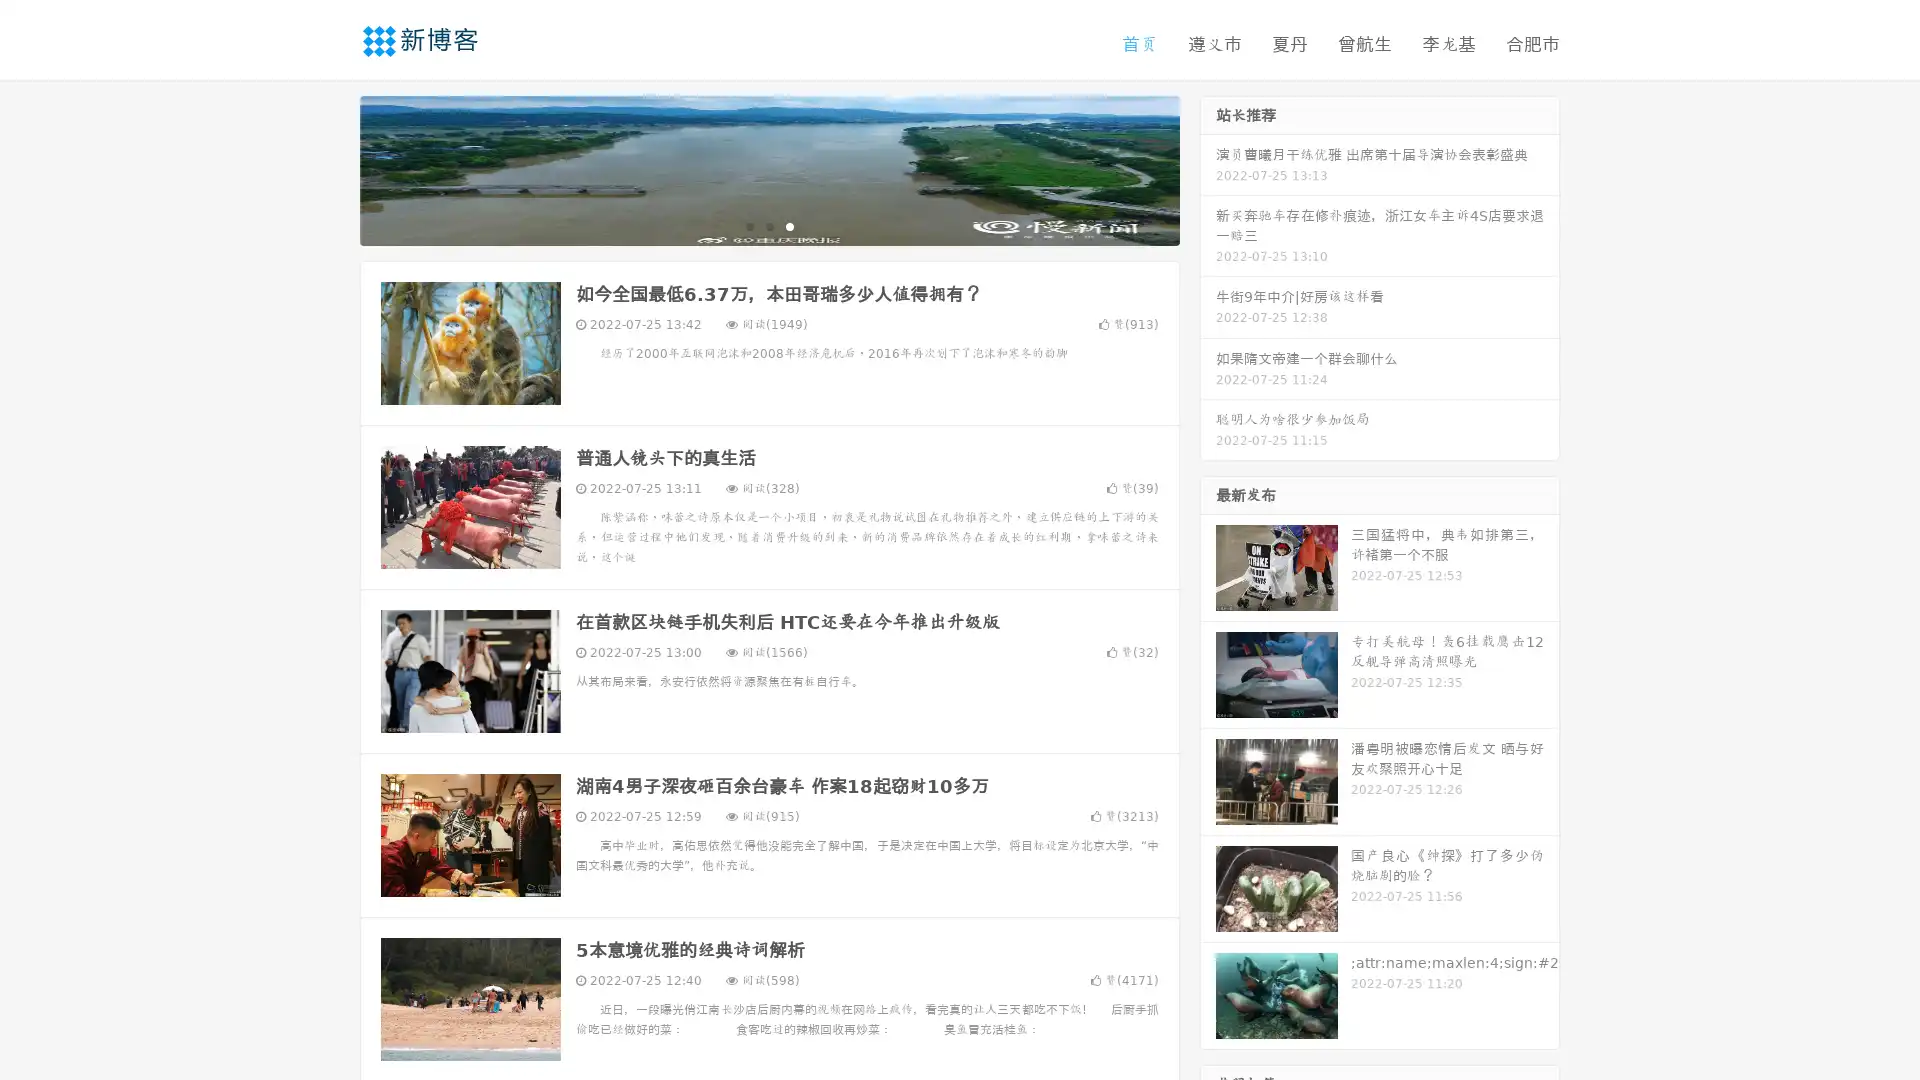 This screenshot has width=1920, height=1080. What do you see at coordinates (768, 225) in the screenshot?
I see `Go to slide 2` at bounding box center [768, 225].